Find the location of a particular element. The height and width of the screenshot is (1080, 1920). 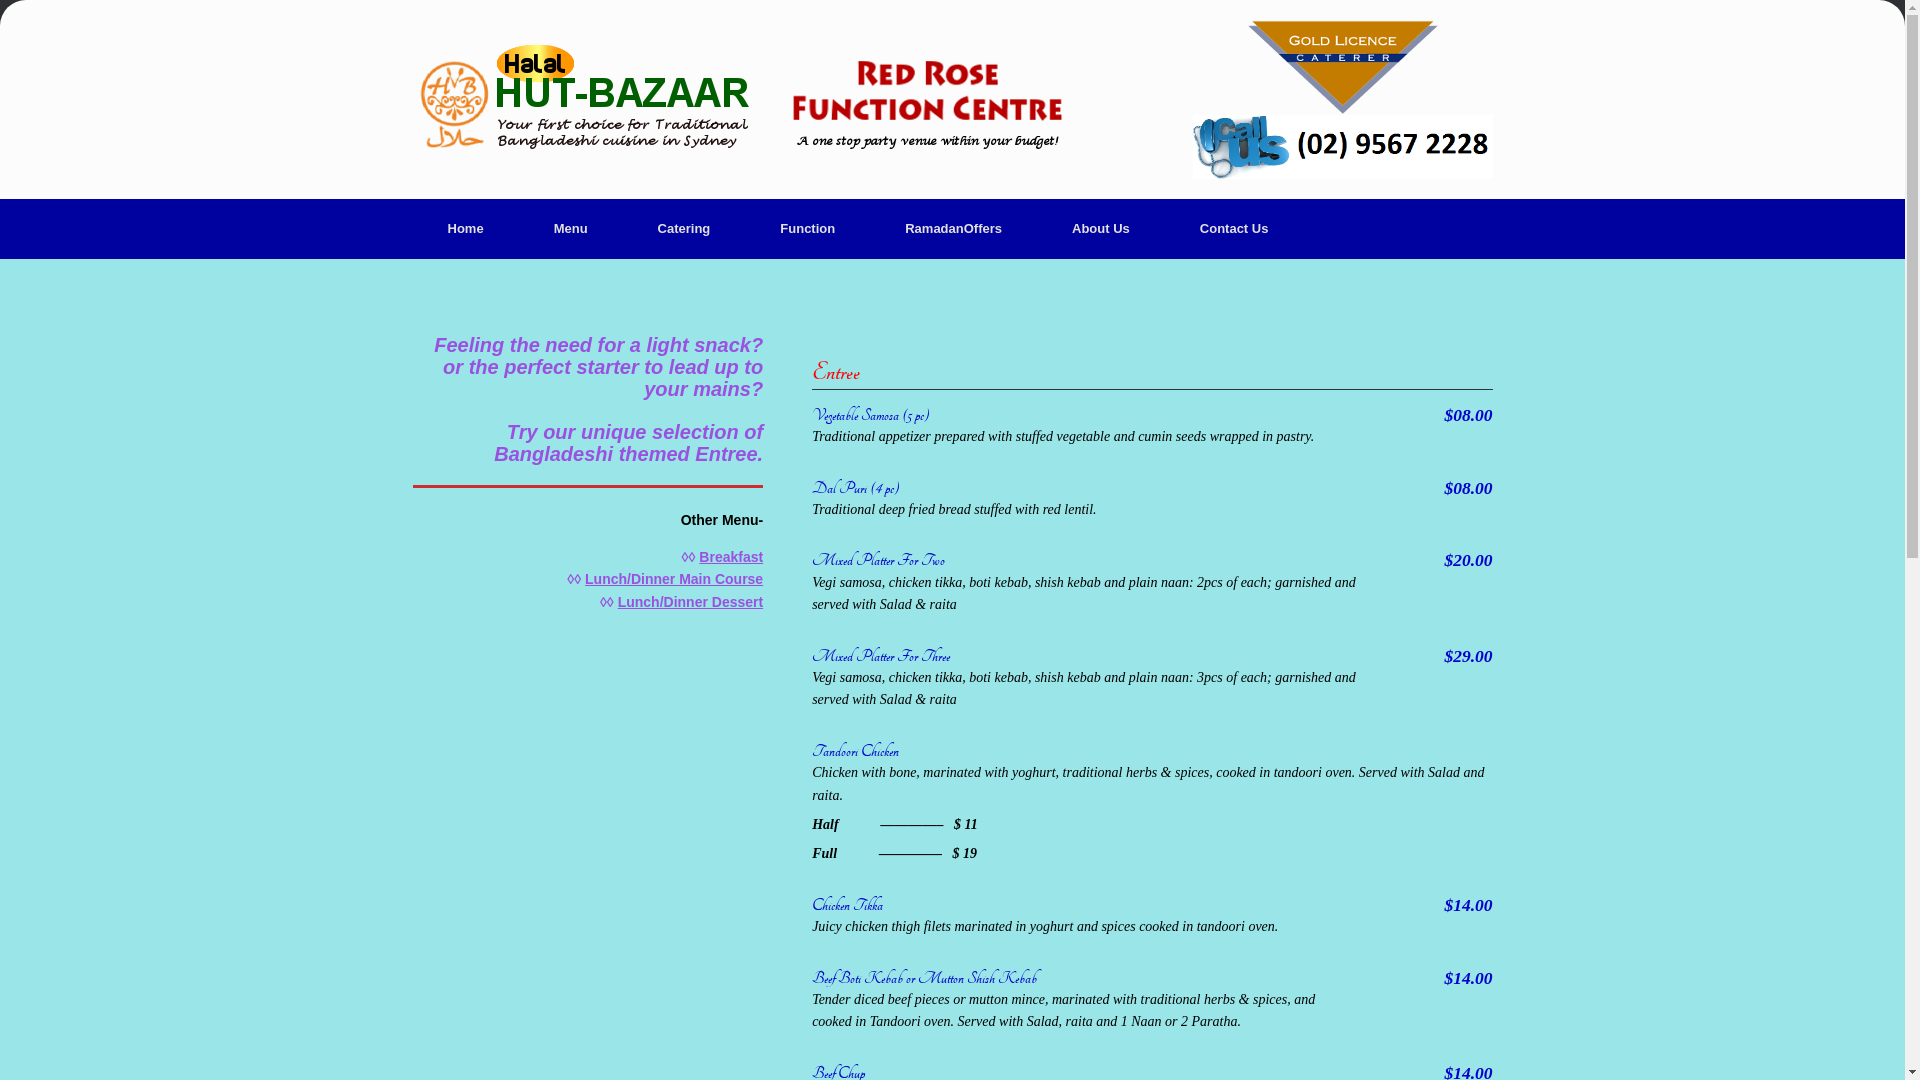

'About Us' is located at coordinates (1099, 227).